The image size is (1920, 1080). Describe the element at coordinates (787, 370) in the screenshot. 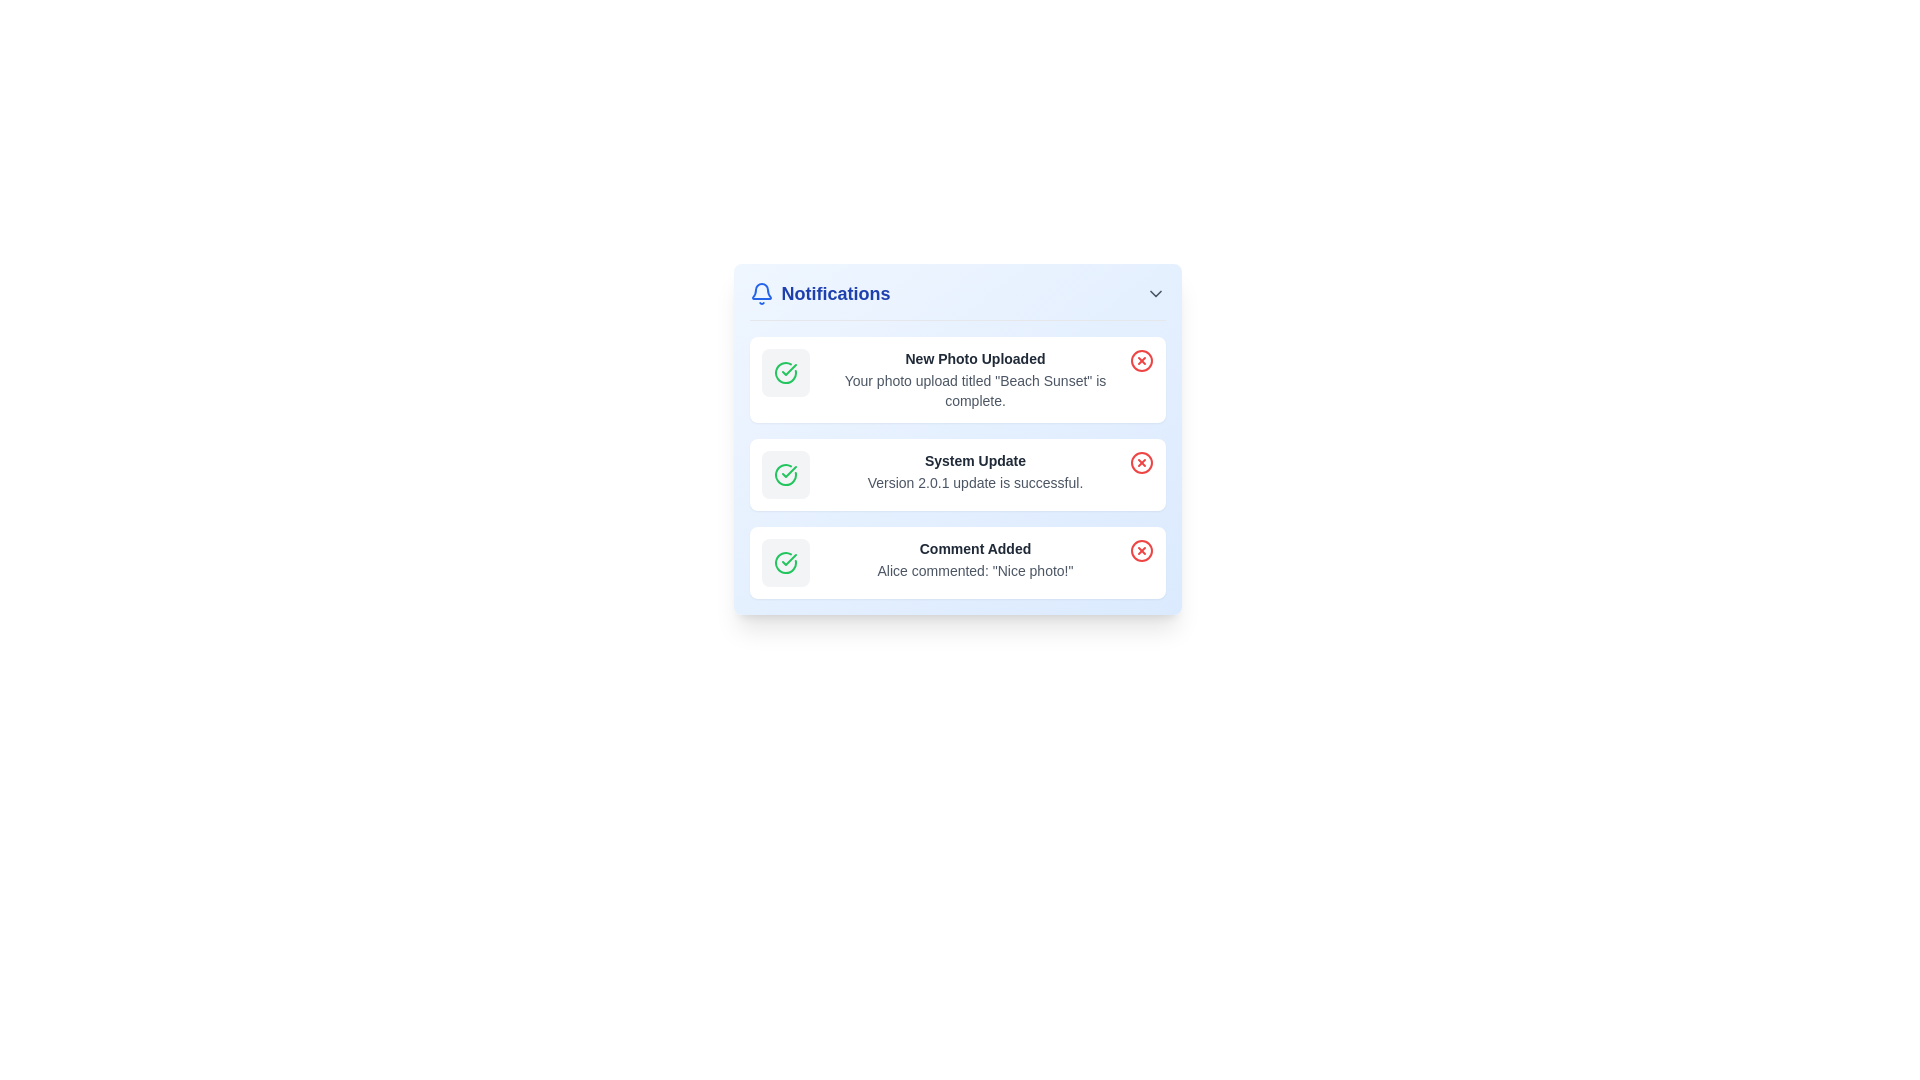

I see `the completed notification icon located to the left of the 'System Update' text in the notification list` at that location.